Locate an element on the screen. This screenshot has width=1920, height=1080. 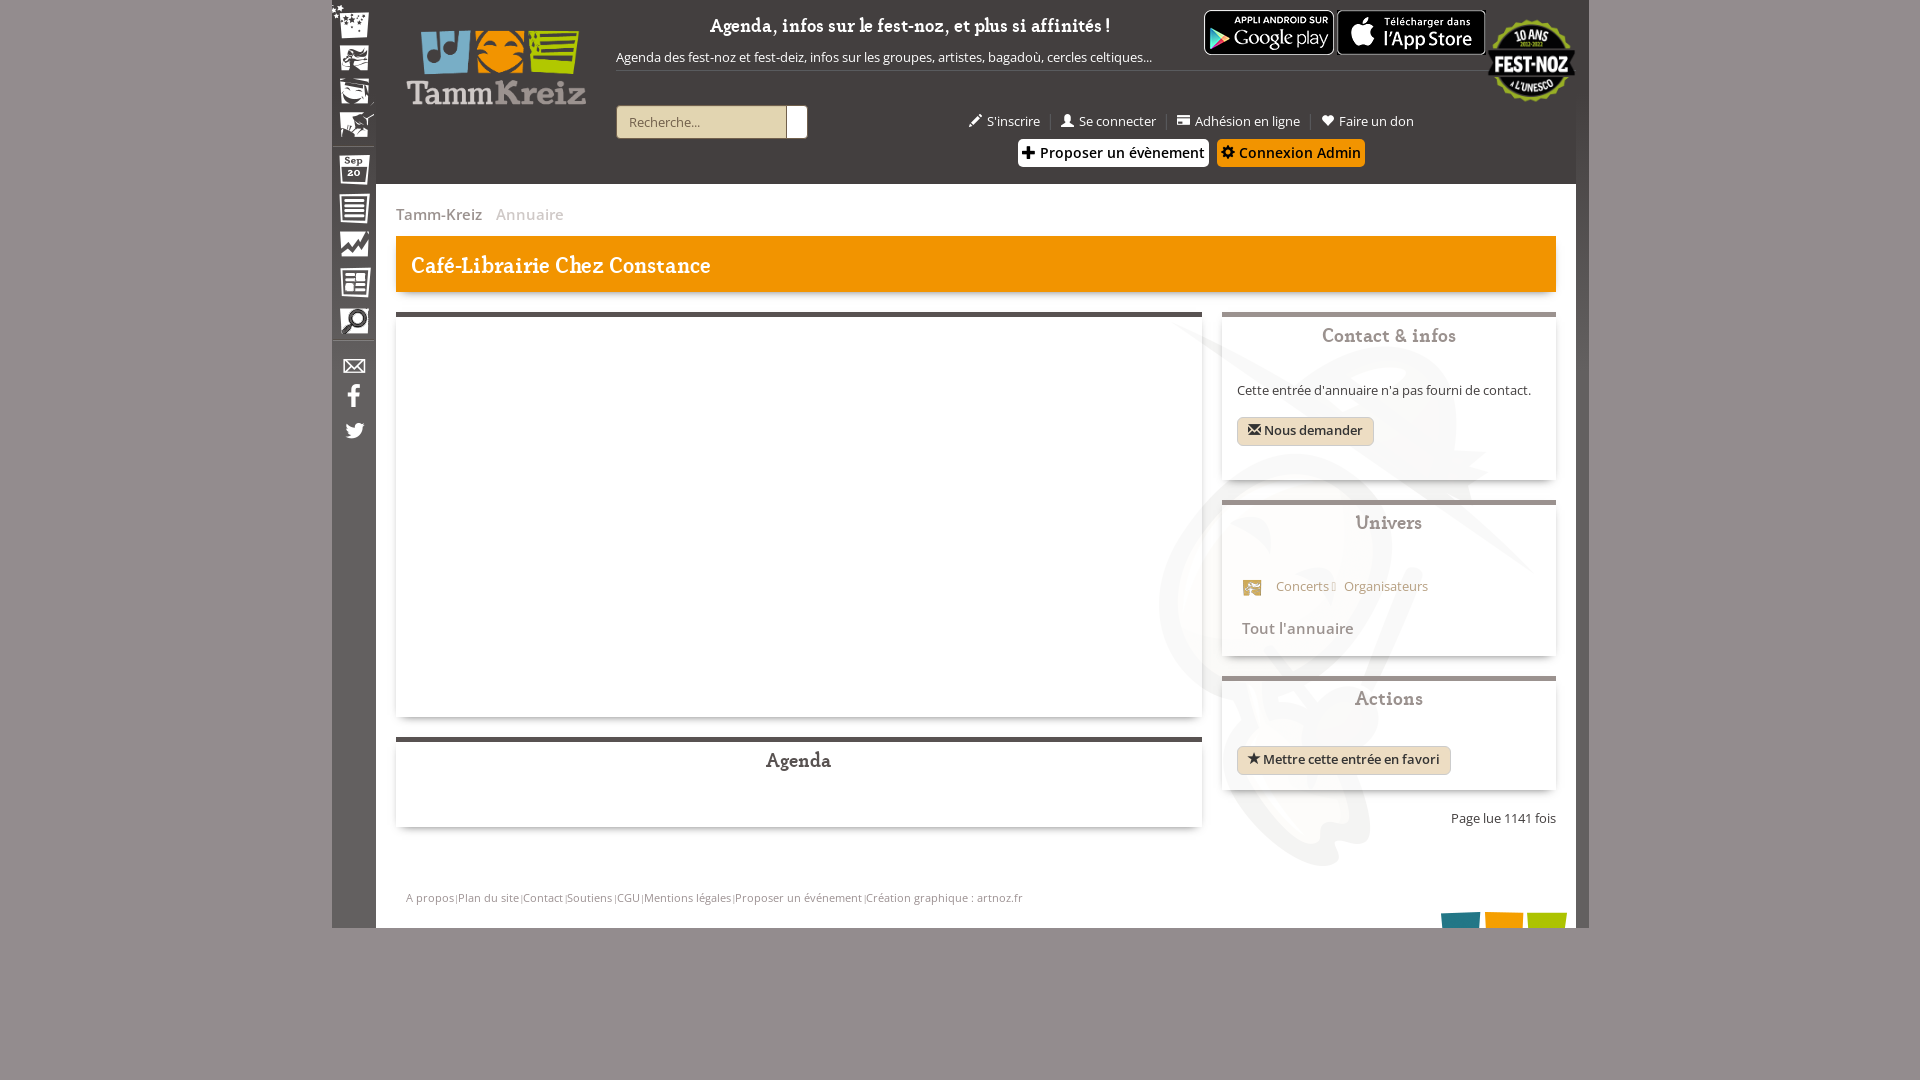
'Tout l'annuaire' is located at coordinates (1294, 627).